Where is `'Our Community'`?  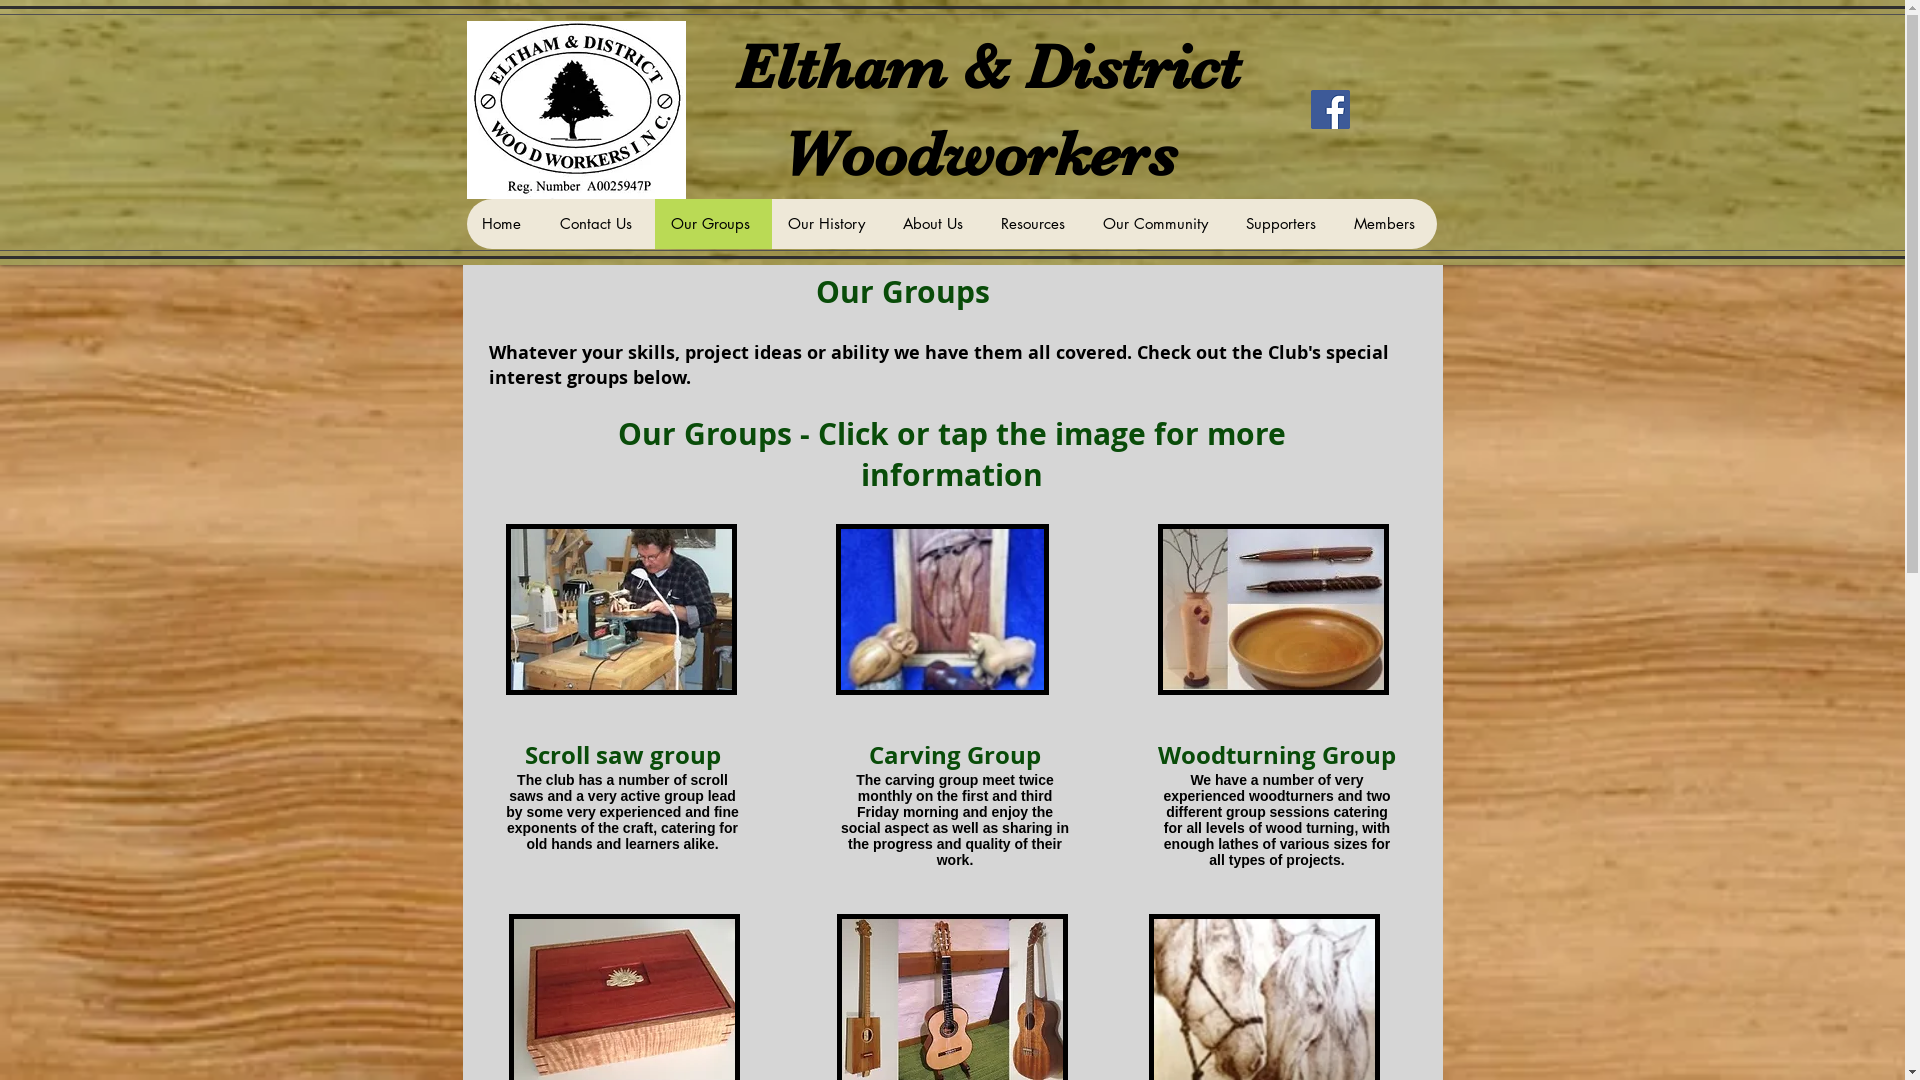
'Our Community' is located at coordinates (1084, 223).